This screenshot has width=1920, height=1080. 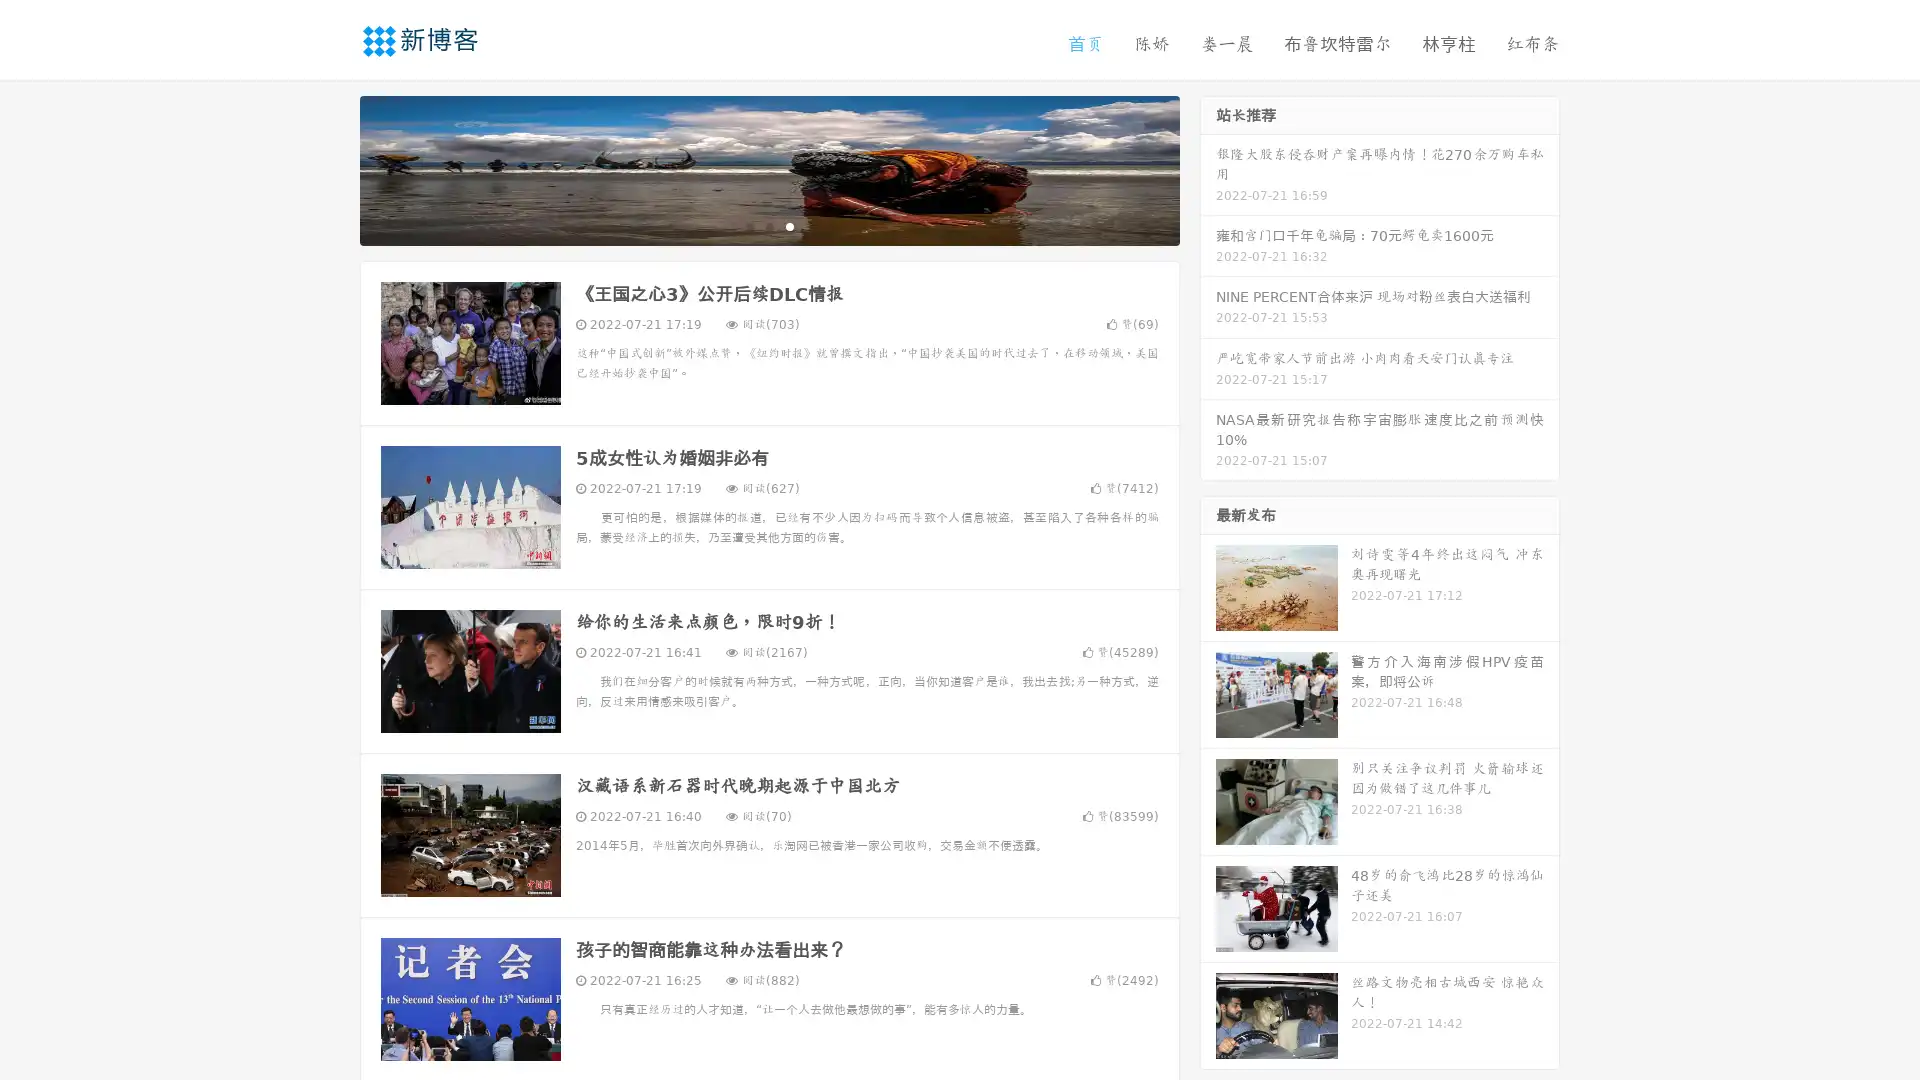 I want to click on Next slide, so click(x=1208, y=168).